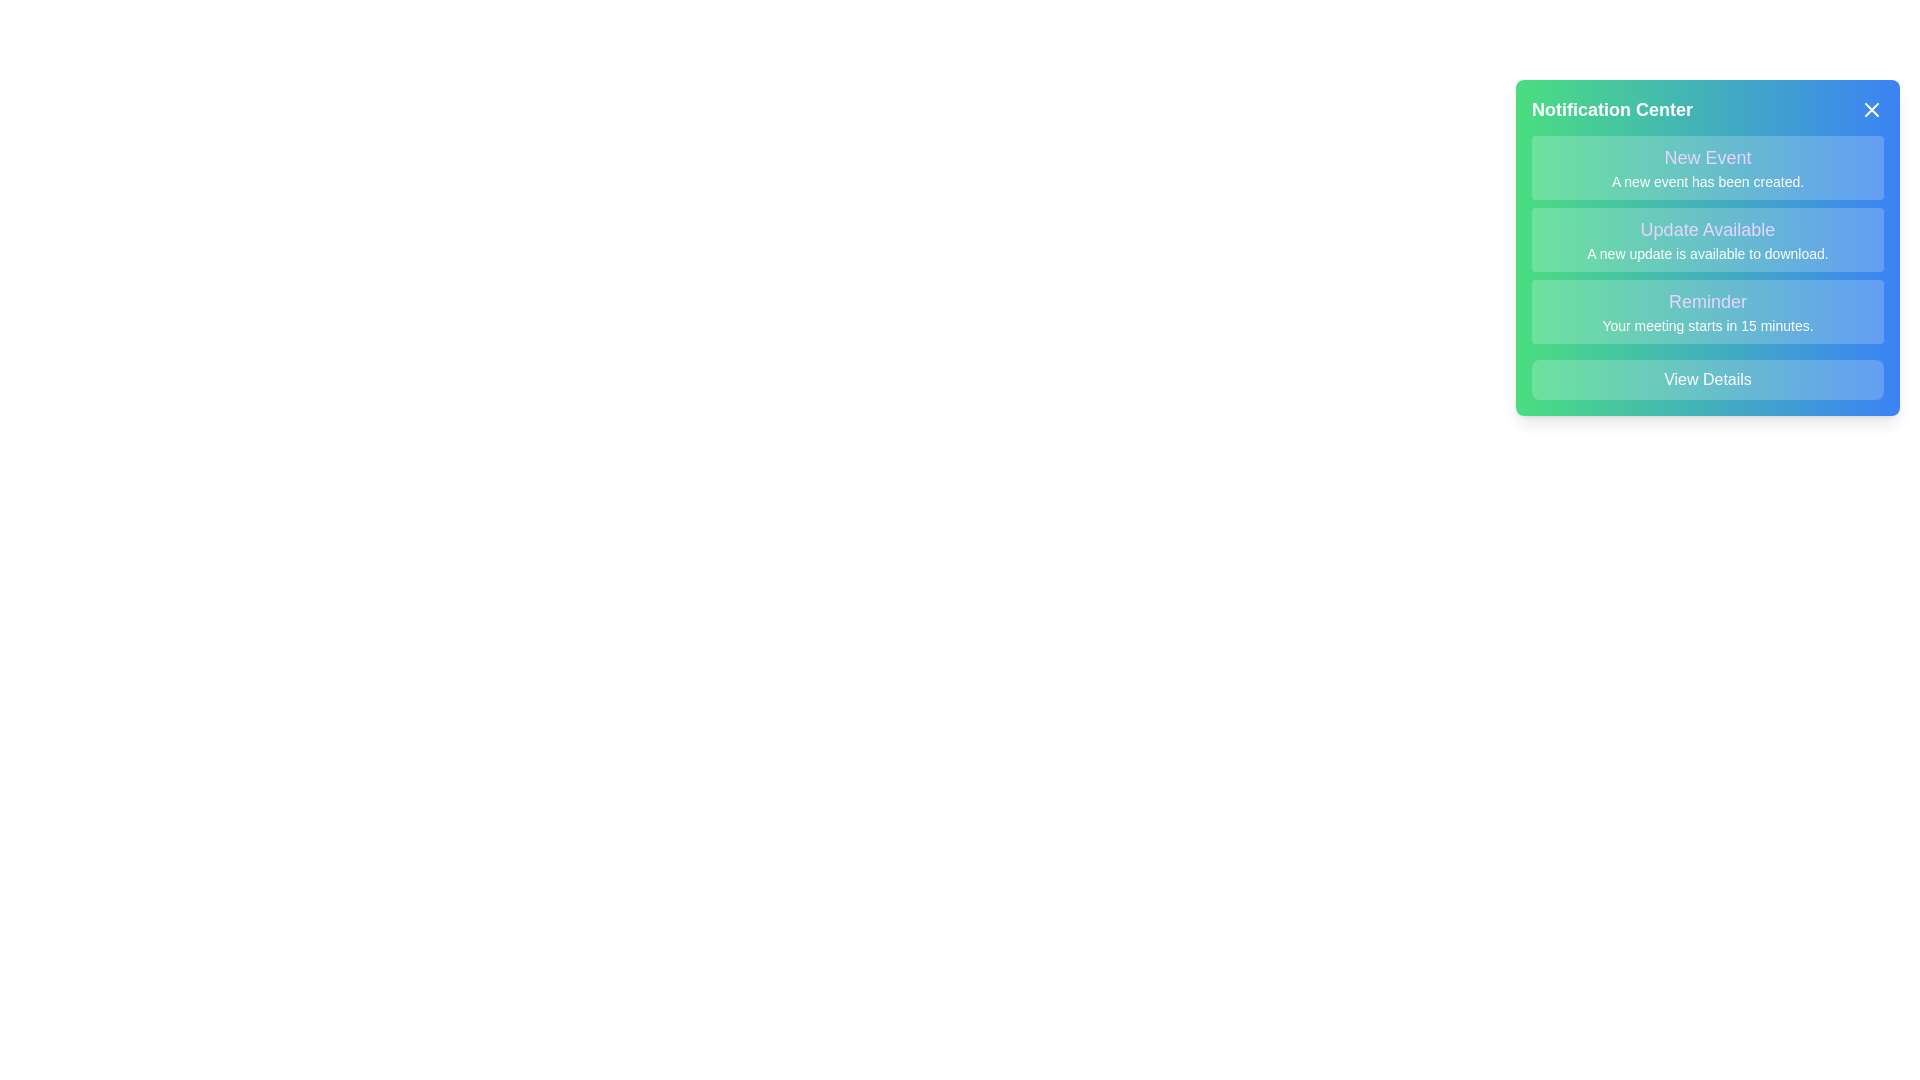 Image resolution: width=1920 pixels, height=1080 pixels. I want to click on the notification titled Update Available, so click(1707, 238).